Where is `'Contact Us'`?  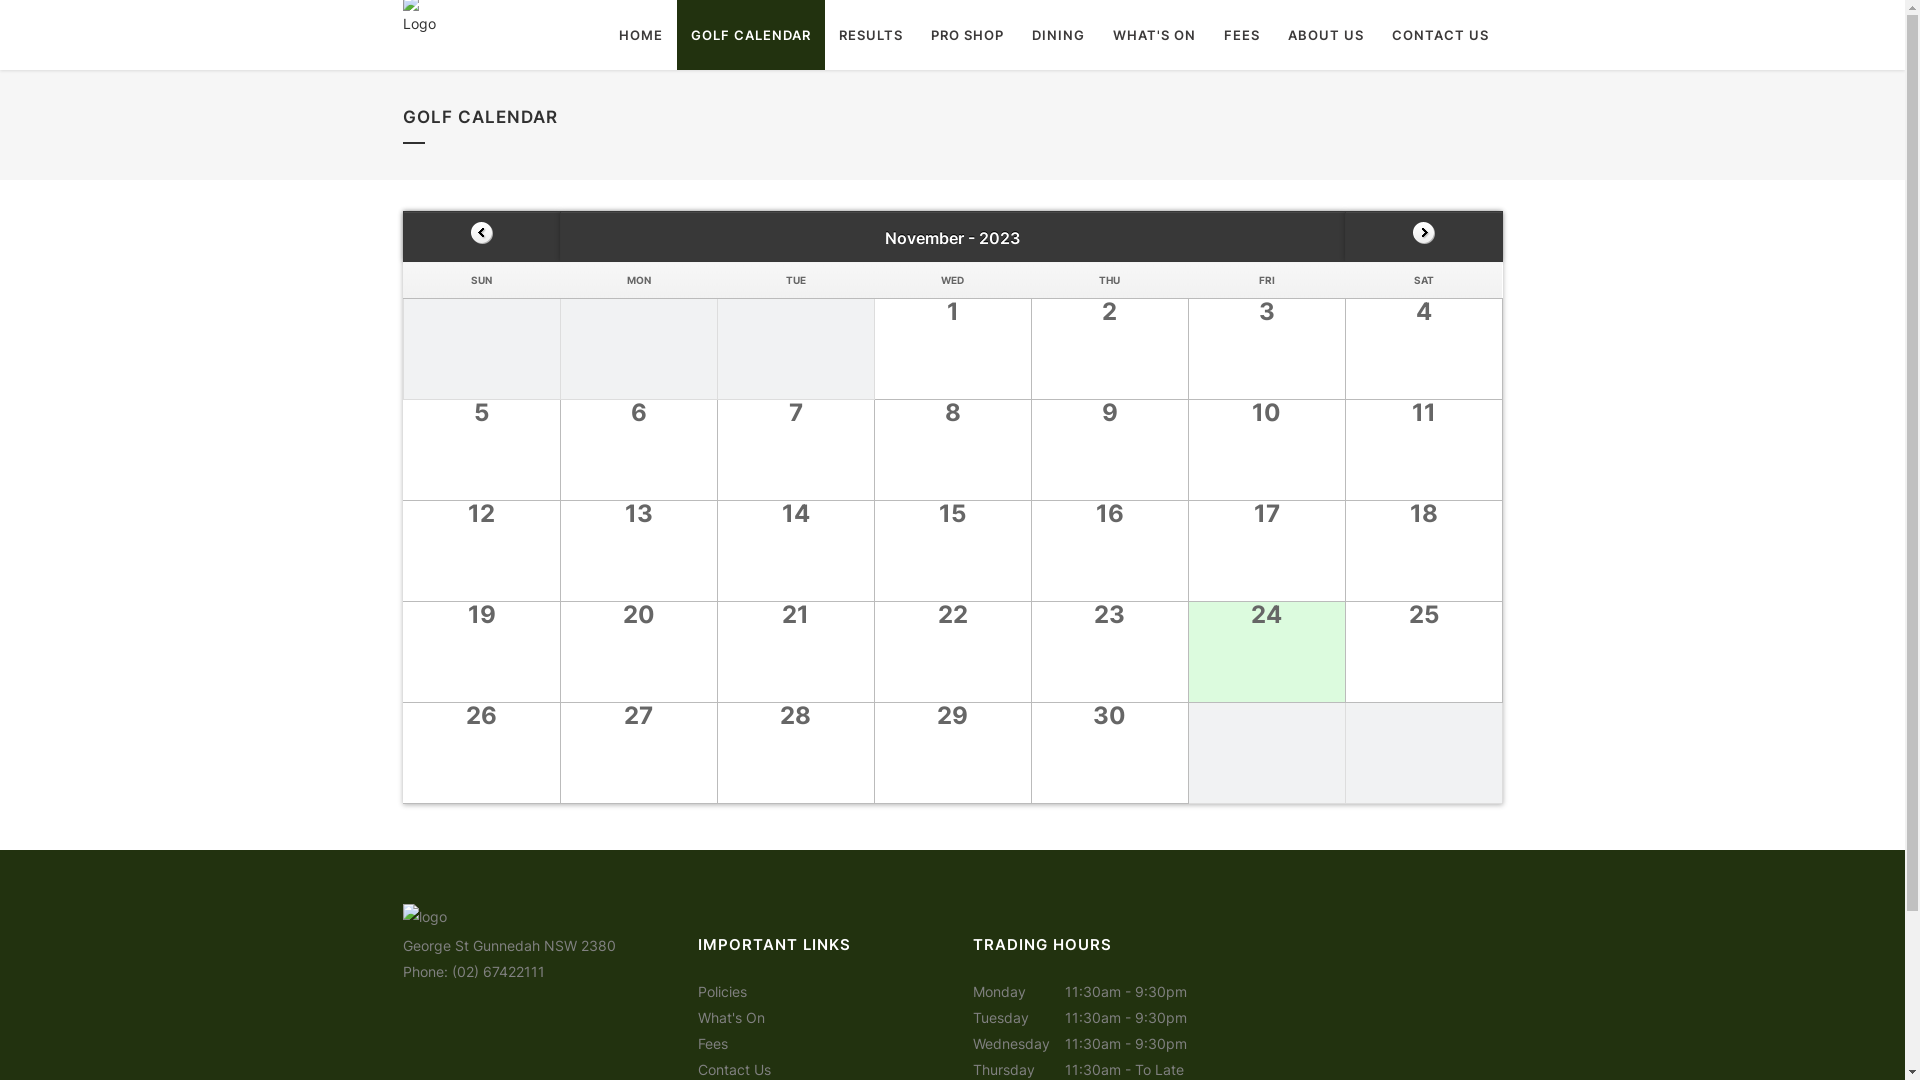
'Contact Us' is located at coordinates (733, 1068).